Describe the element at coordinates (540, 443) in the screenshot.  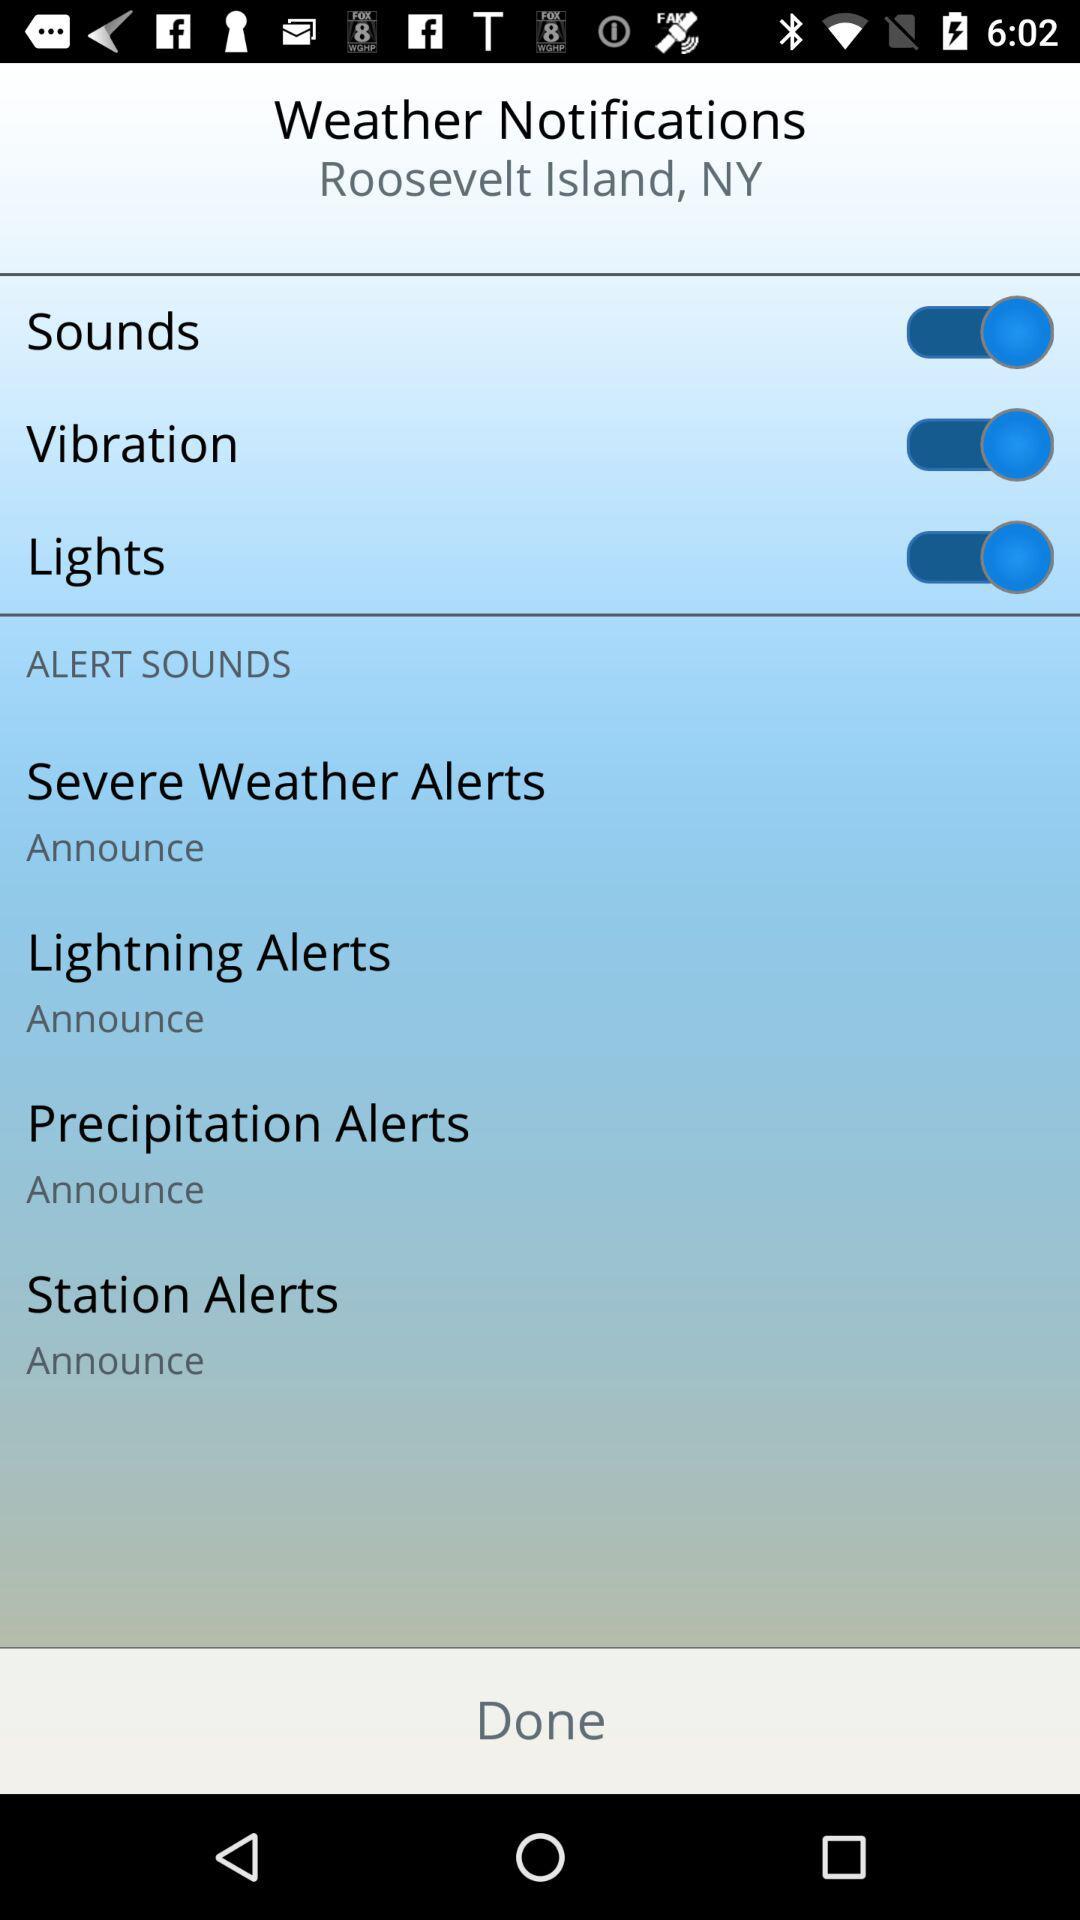
I see `item below the sounds icon` at that location.